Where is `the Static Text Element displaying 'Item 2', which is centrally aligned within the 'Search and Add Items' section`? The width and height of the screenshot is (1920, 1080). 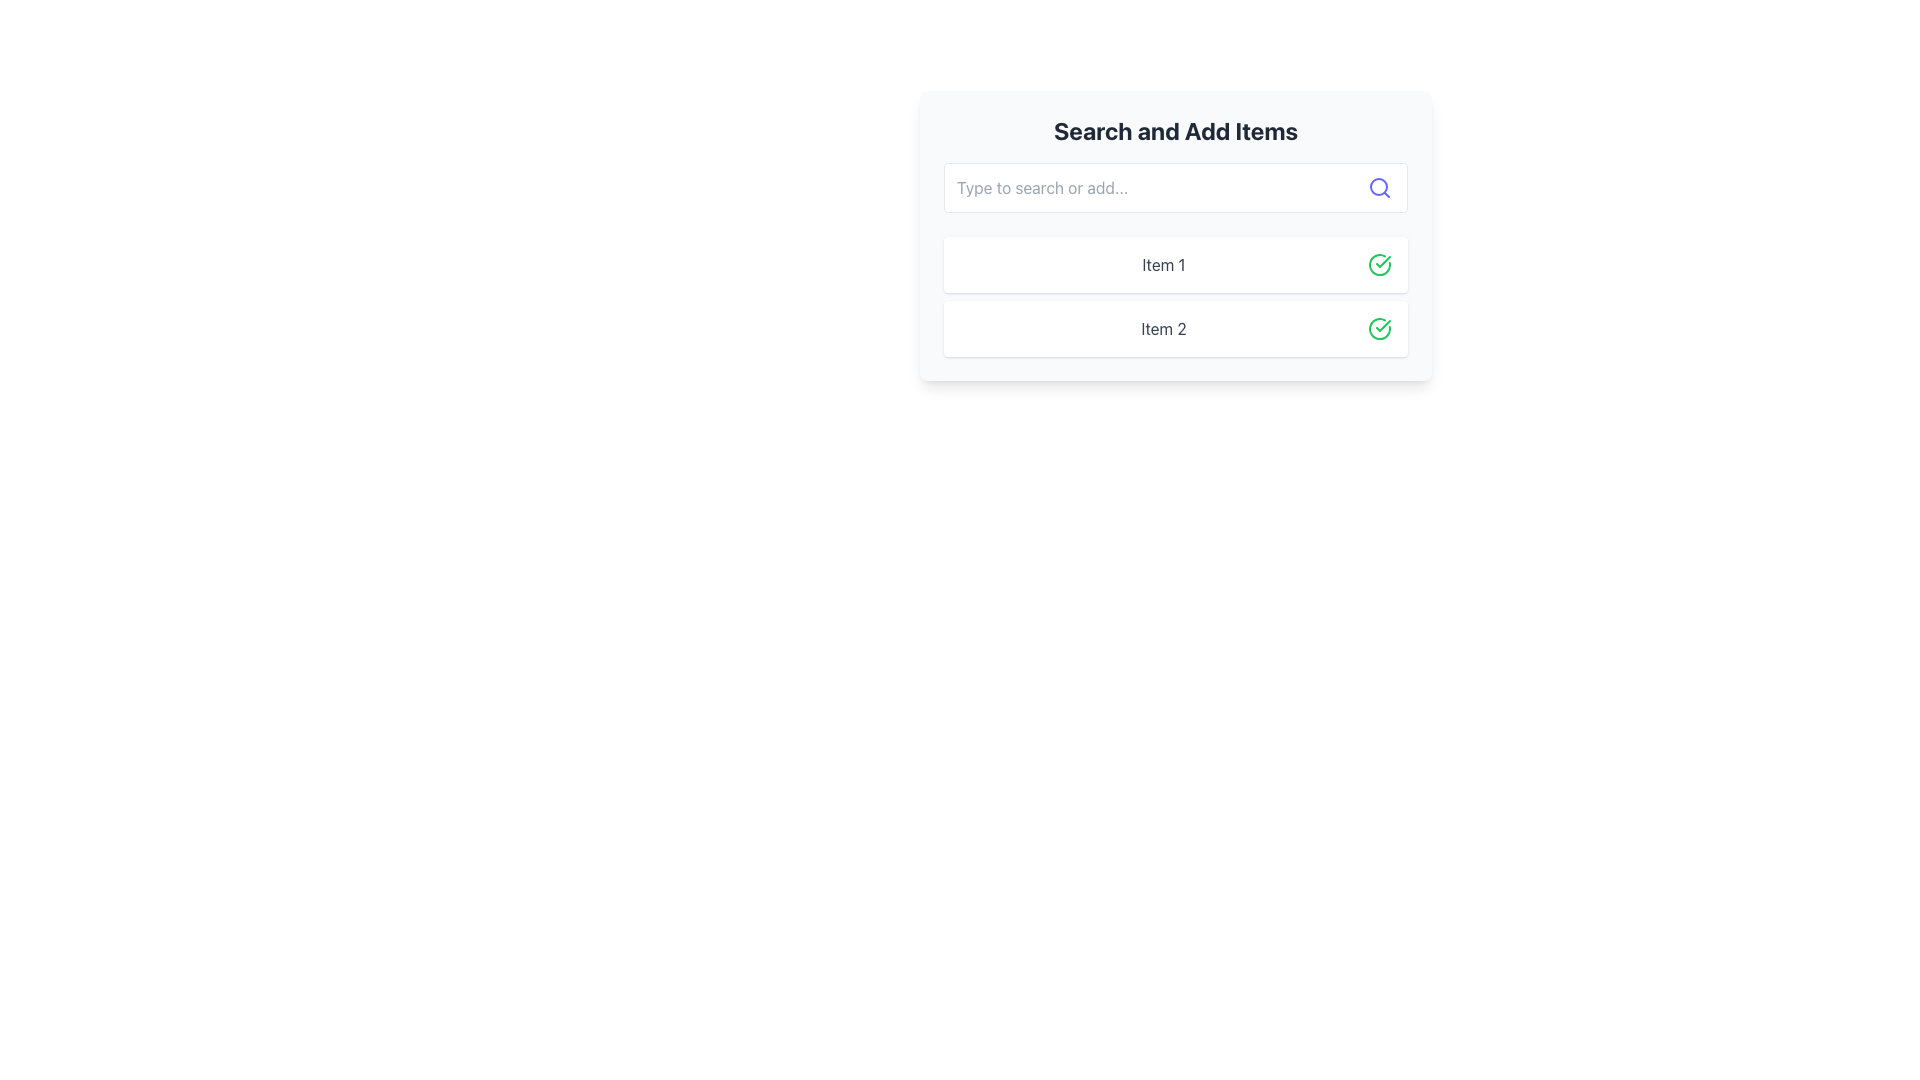
the Static Text Element displaying 'Item 2', which is centrally aligned within the 'Search and Add Items' section is located at coordinates (1163, 327).